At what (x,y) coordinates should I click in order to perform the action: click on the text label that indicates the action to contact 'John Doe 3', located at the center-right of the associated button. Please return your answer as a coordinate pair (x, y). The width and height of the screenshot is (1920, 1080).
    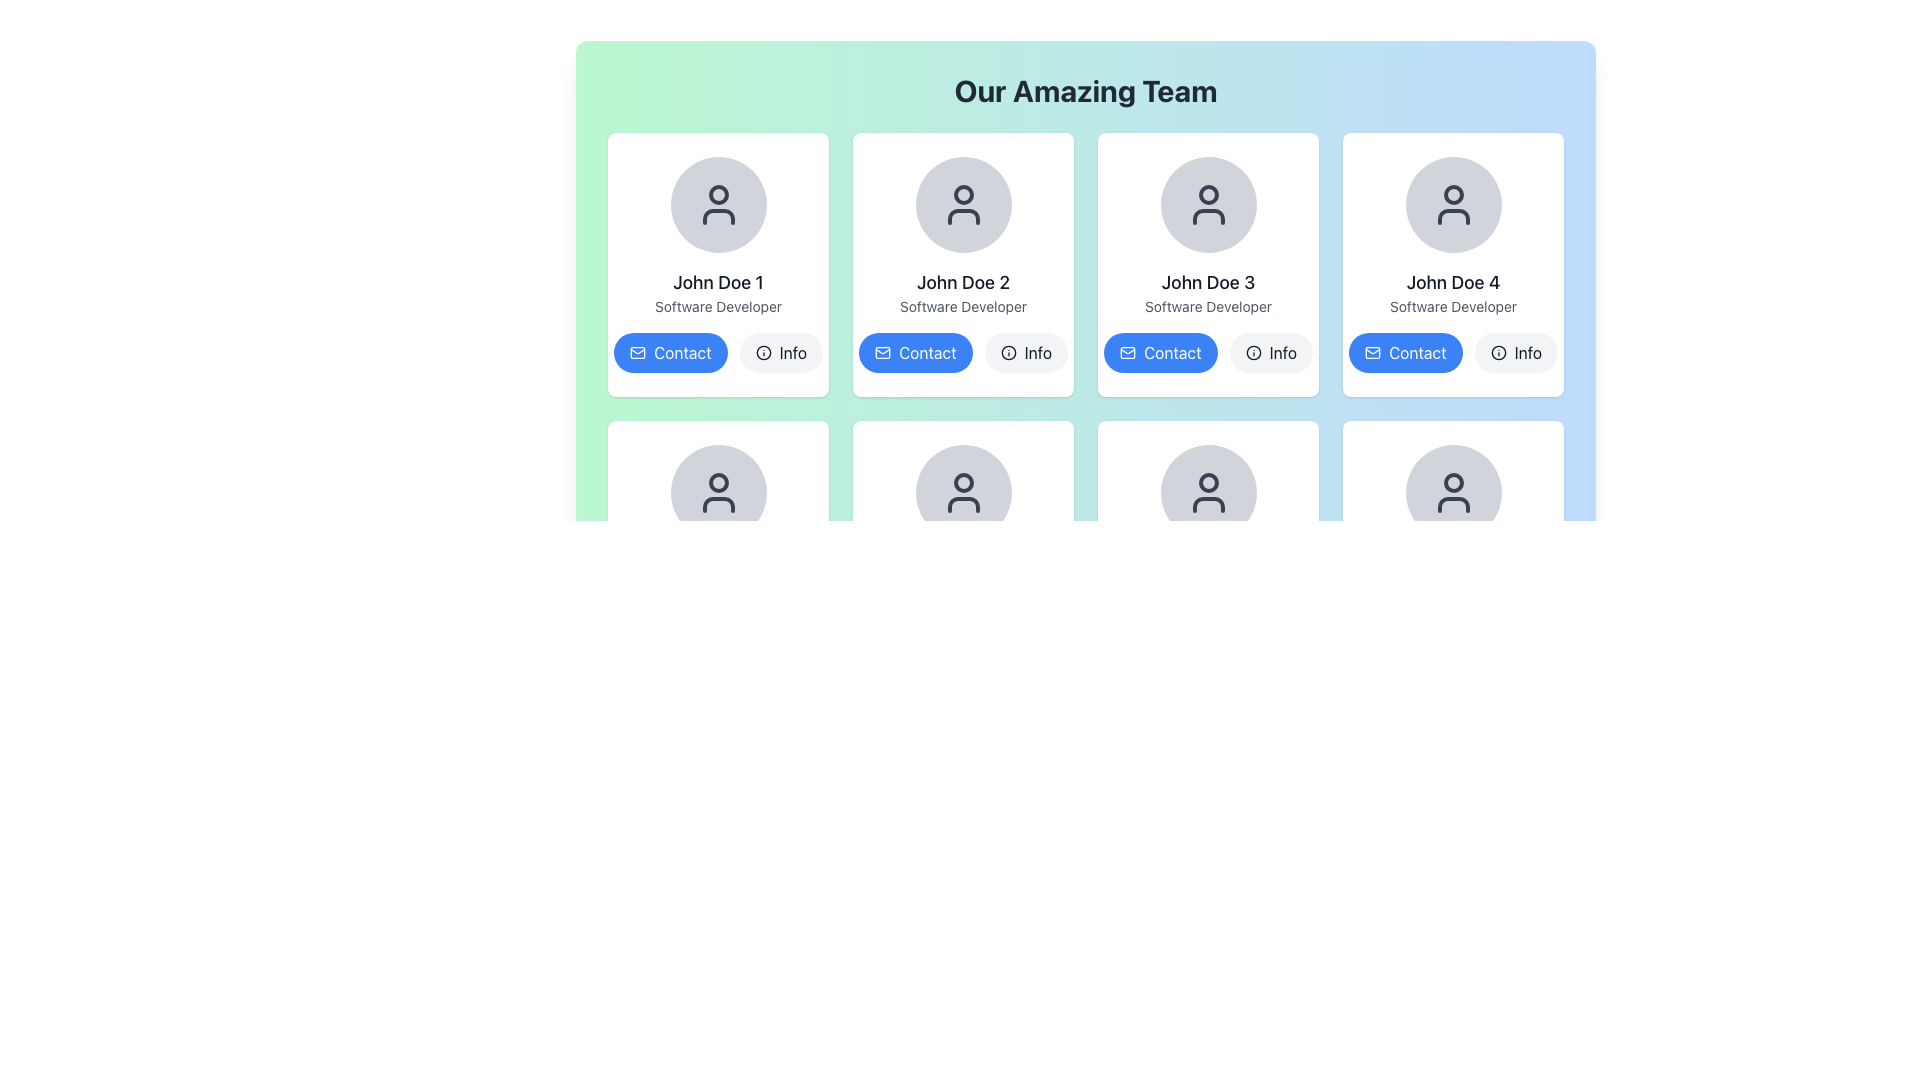
    Looking at the image, I should click on (1172, 352).